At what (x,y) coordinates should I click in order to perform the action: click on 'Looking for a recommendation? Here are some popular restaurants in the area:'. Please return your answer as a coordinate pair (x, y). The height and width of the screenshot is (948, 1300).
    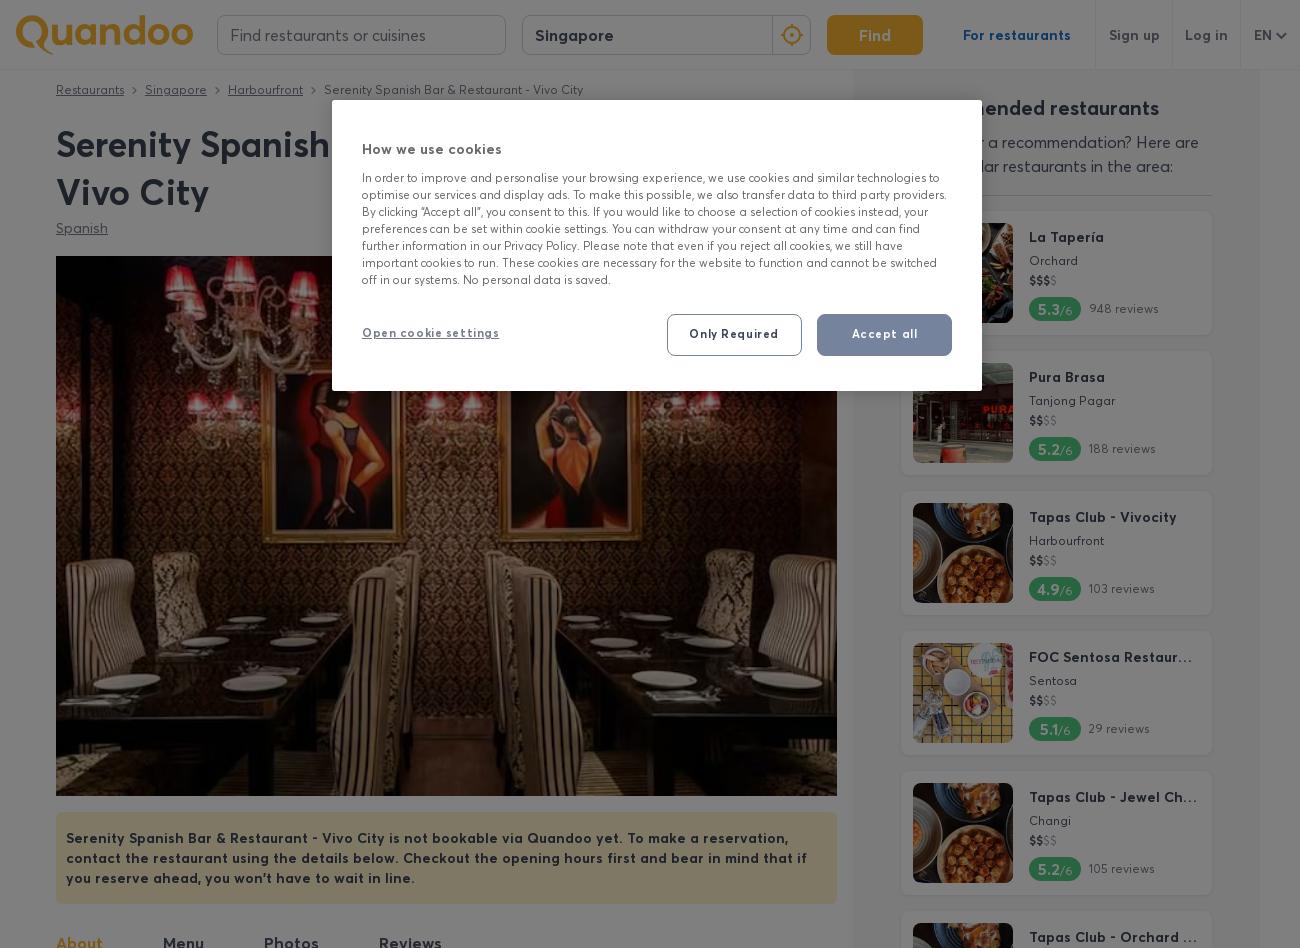
    Looking at the image, I should click on (1050, 152).